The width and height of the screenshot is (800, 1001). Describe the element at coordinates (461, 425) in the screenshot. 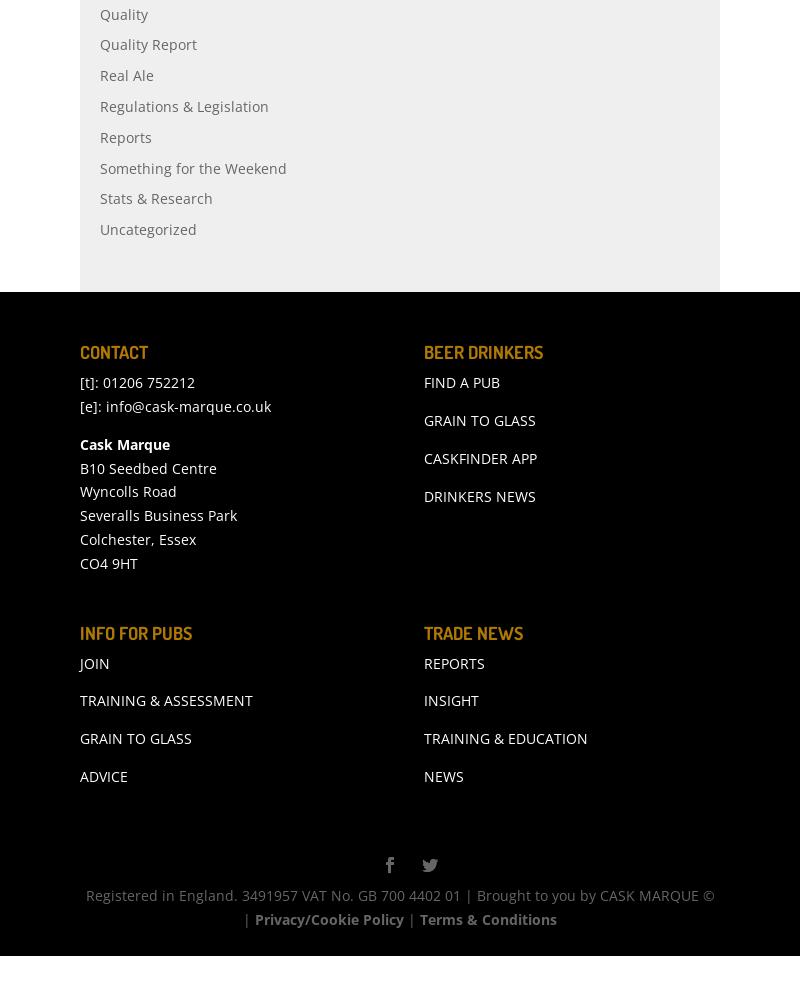

I see `'FIND A PUB'` at that location.